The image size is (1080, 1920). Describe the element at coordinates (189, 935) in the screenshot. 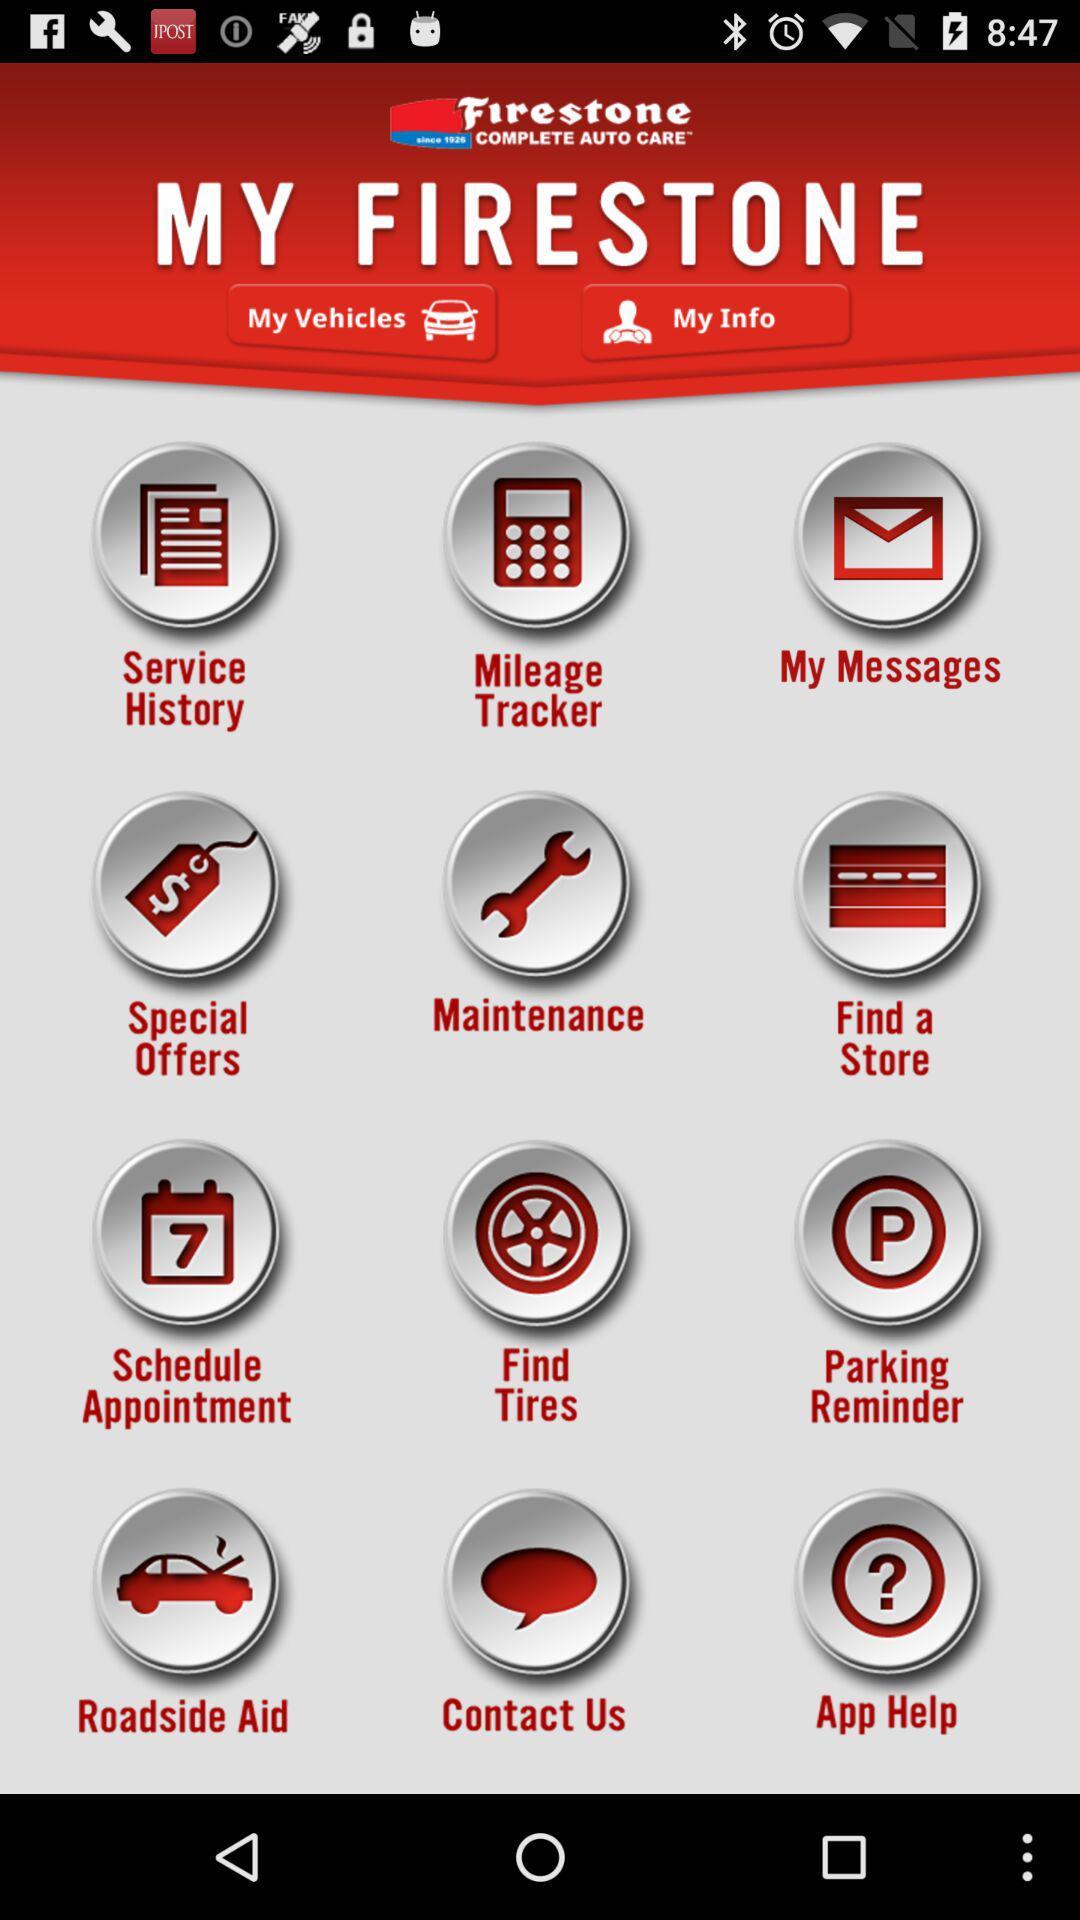

I see `show special offers` at that location.